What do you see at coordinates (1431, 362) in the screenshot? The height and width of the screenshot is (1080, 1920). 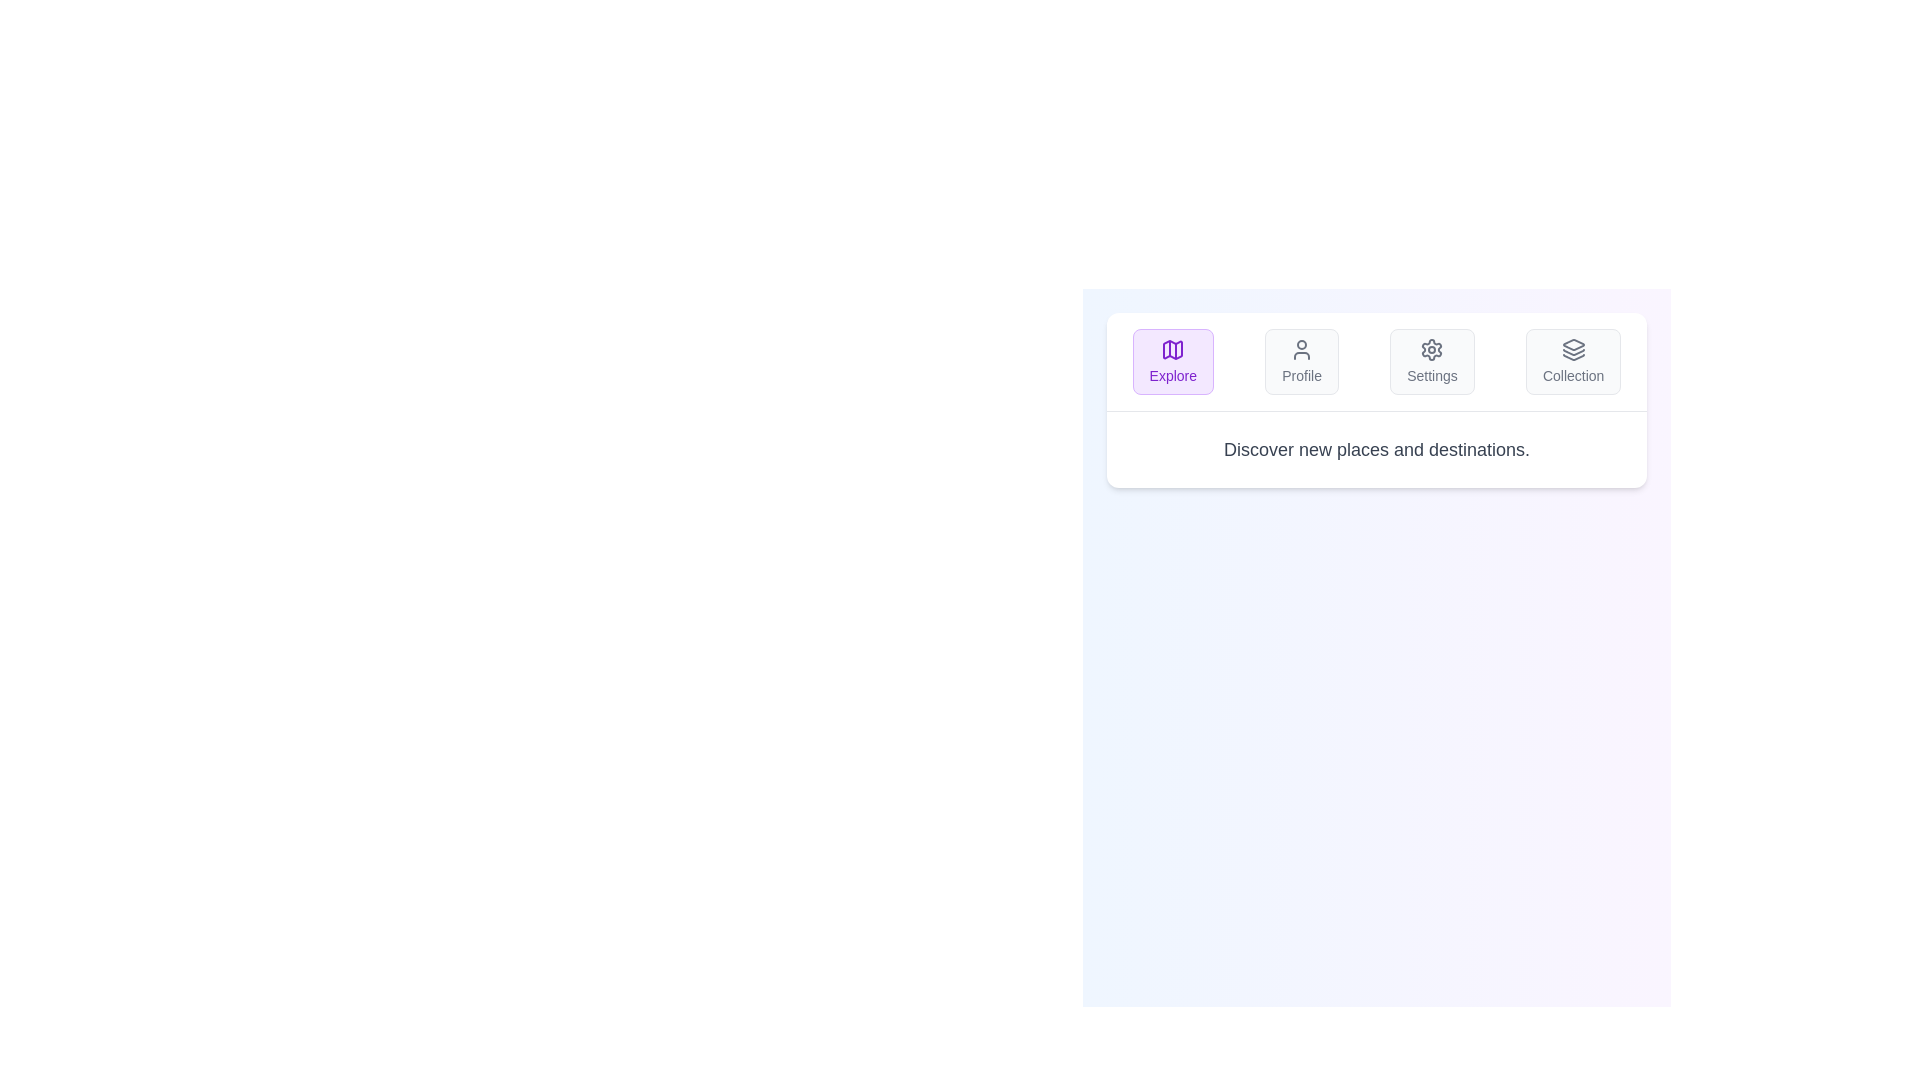 I see `the settings button, which is the third button in a horizontal group of buttons, to change its appearance` at bounding box center [1431, 362].